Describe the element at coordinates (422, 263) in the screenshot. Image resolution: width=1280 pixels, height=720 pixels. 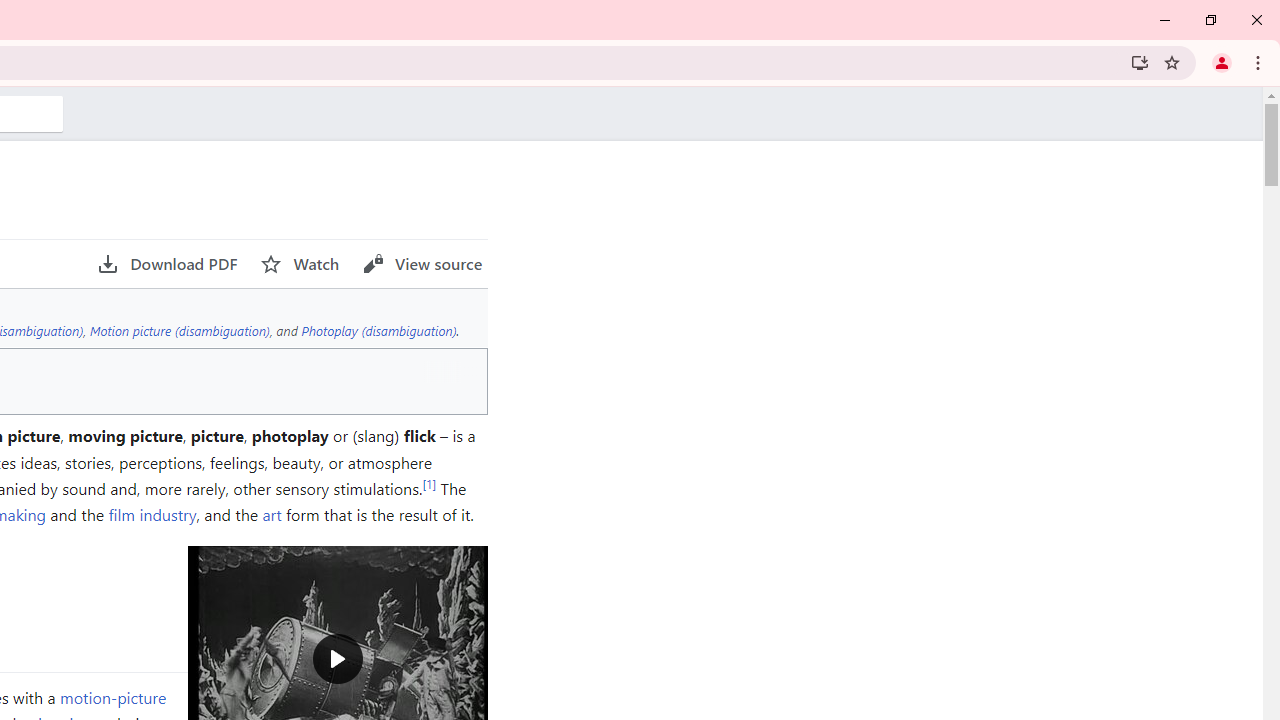
I see `'AutomationID: page-actions-viewsource'` at that location.